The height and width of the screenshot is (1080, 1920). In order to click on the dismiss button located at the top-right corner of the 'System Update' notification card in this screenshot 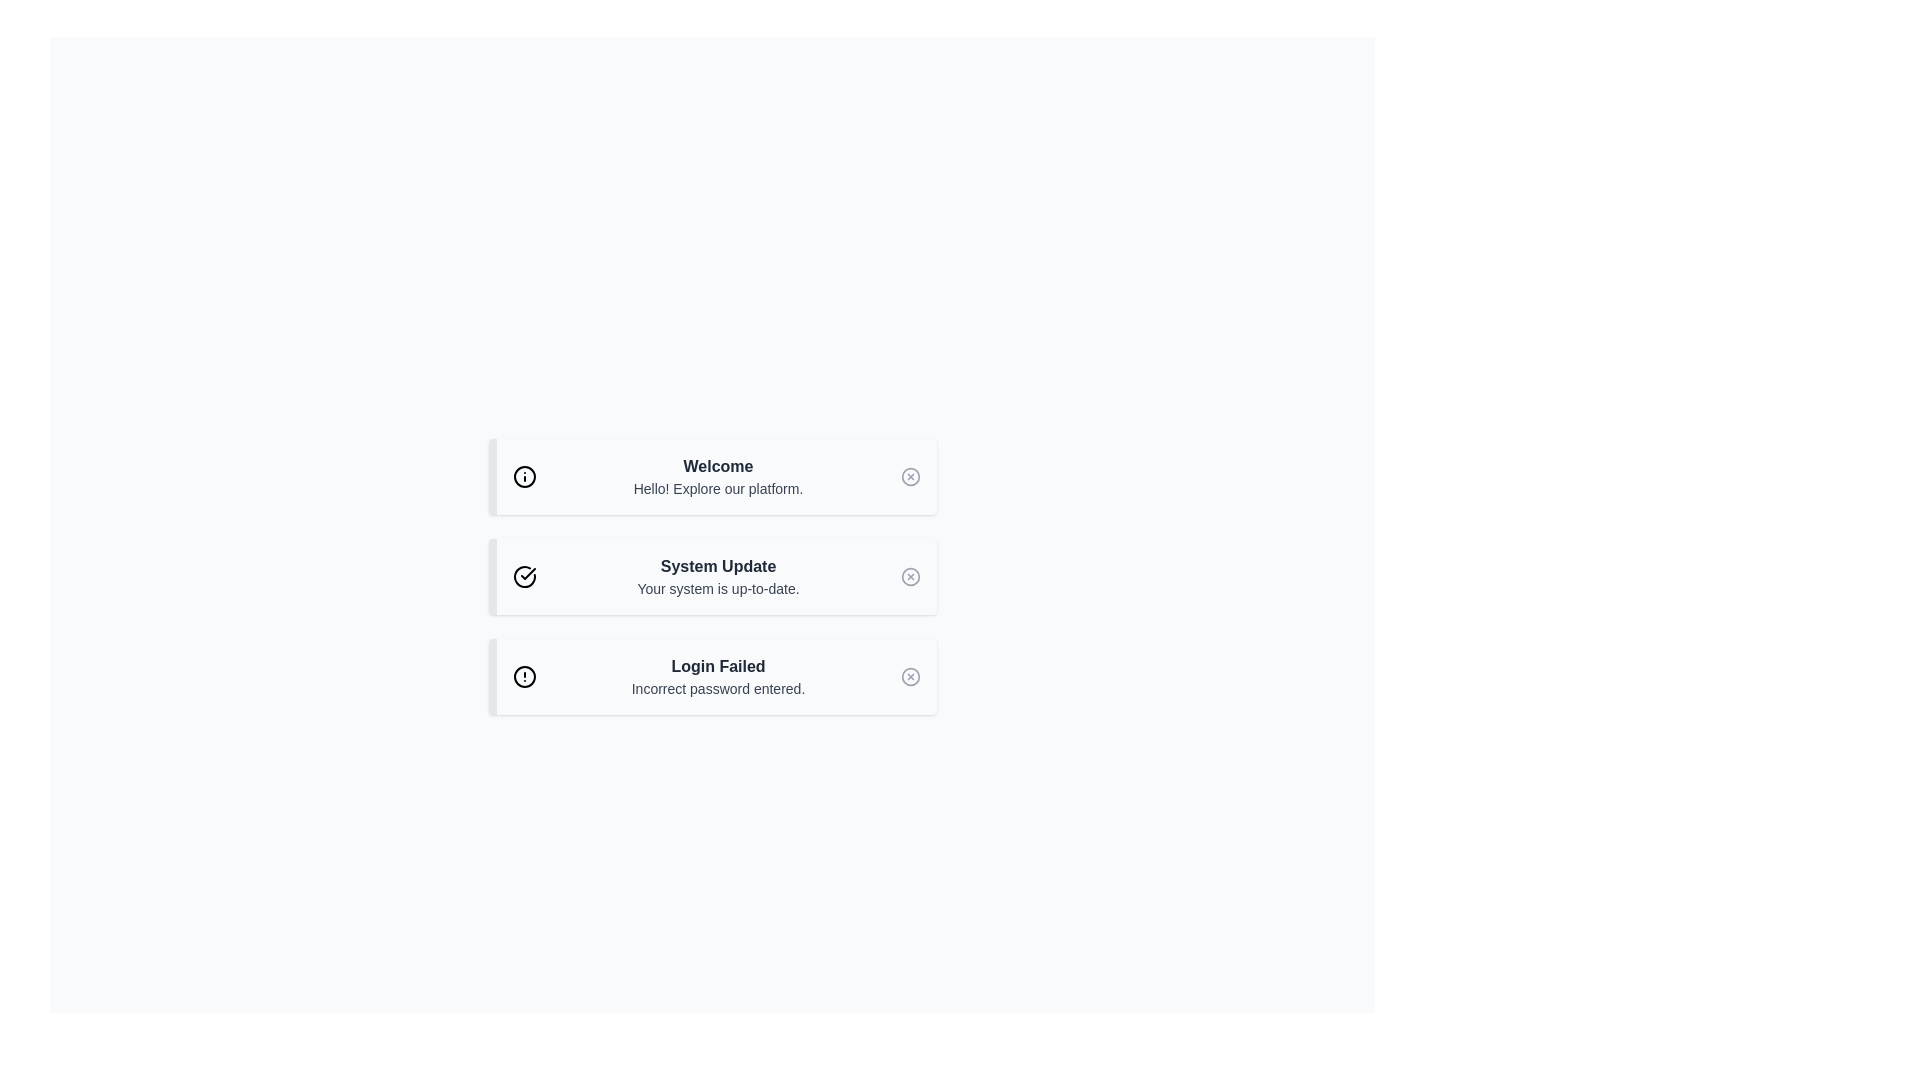, I will do `click(909, 577)`.